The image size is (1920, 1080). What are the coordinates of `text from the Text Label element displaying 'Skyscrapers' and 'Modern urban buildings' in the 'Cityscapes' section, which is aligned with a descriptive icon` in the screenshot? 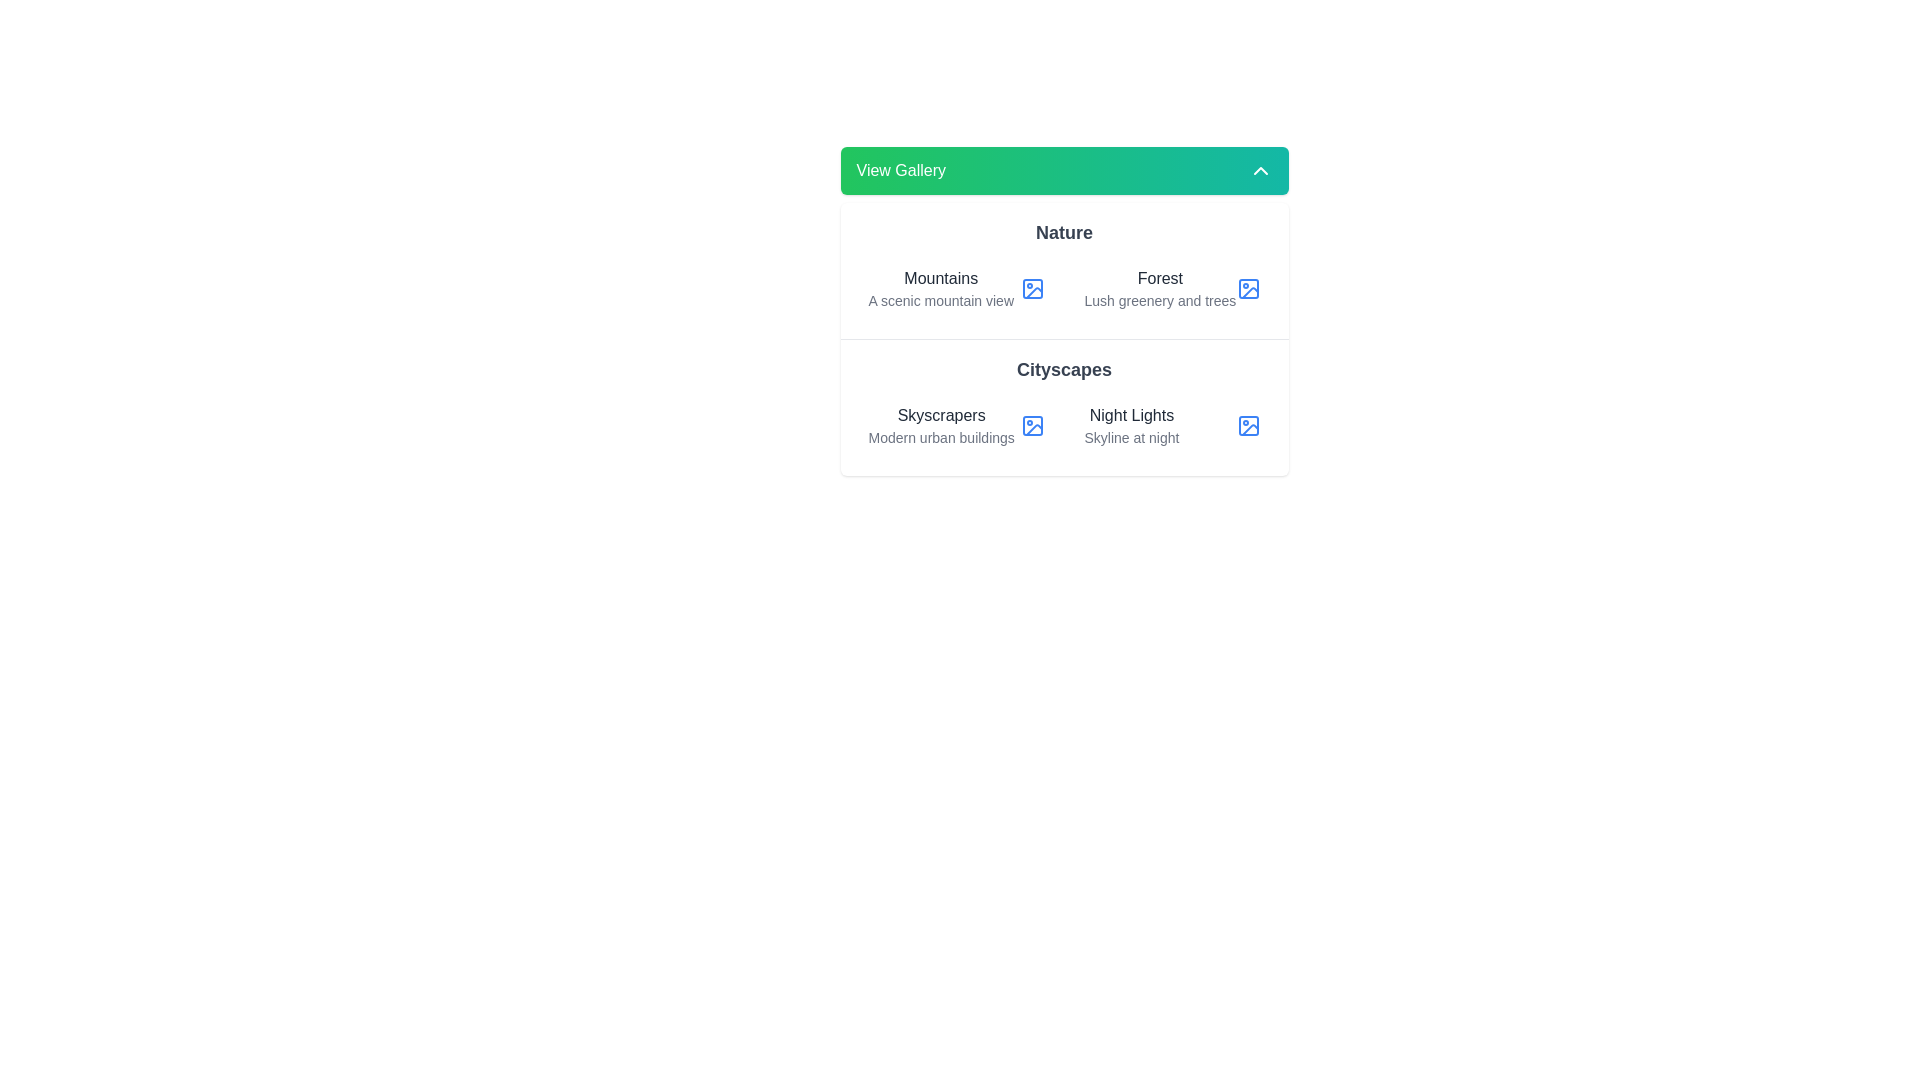 It's located at (940, 424).